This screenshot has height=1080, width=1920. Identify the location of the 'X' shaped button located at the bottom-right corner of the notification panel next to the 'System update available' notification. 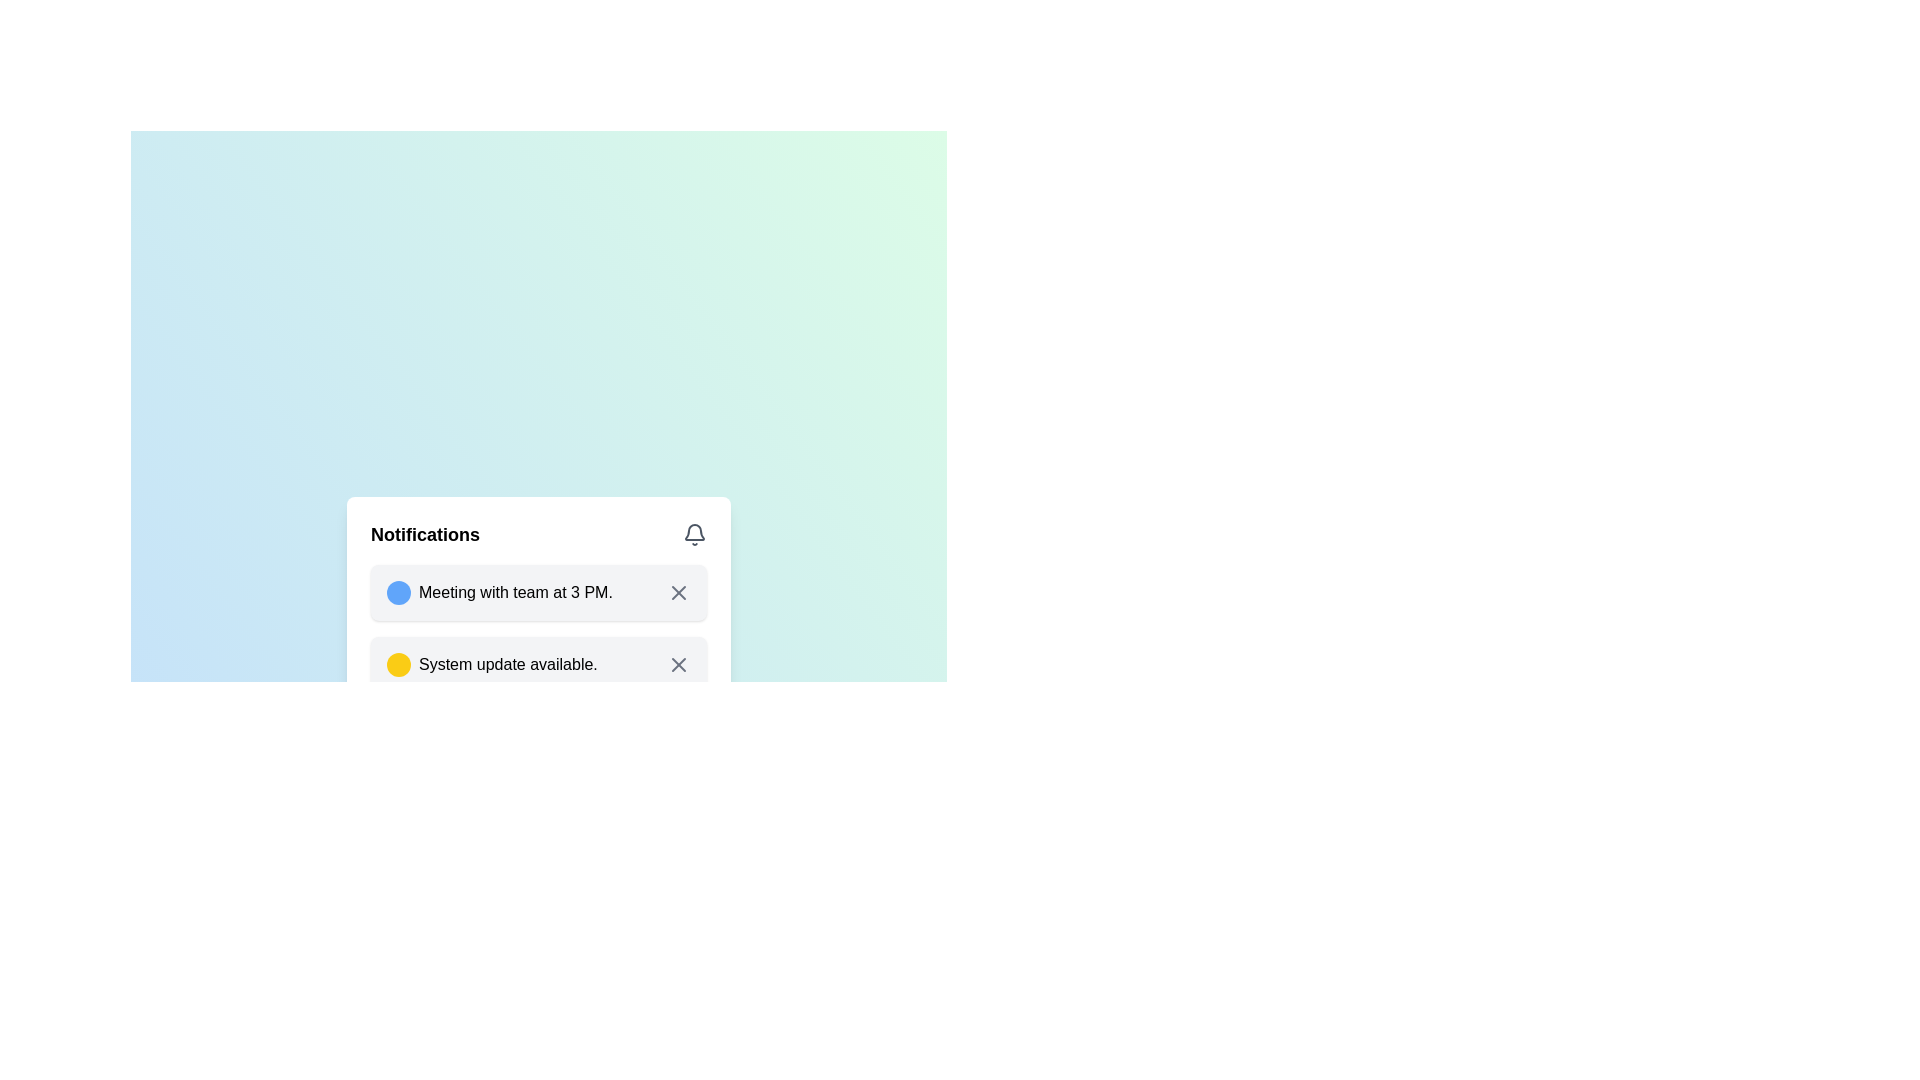
(678, 664).